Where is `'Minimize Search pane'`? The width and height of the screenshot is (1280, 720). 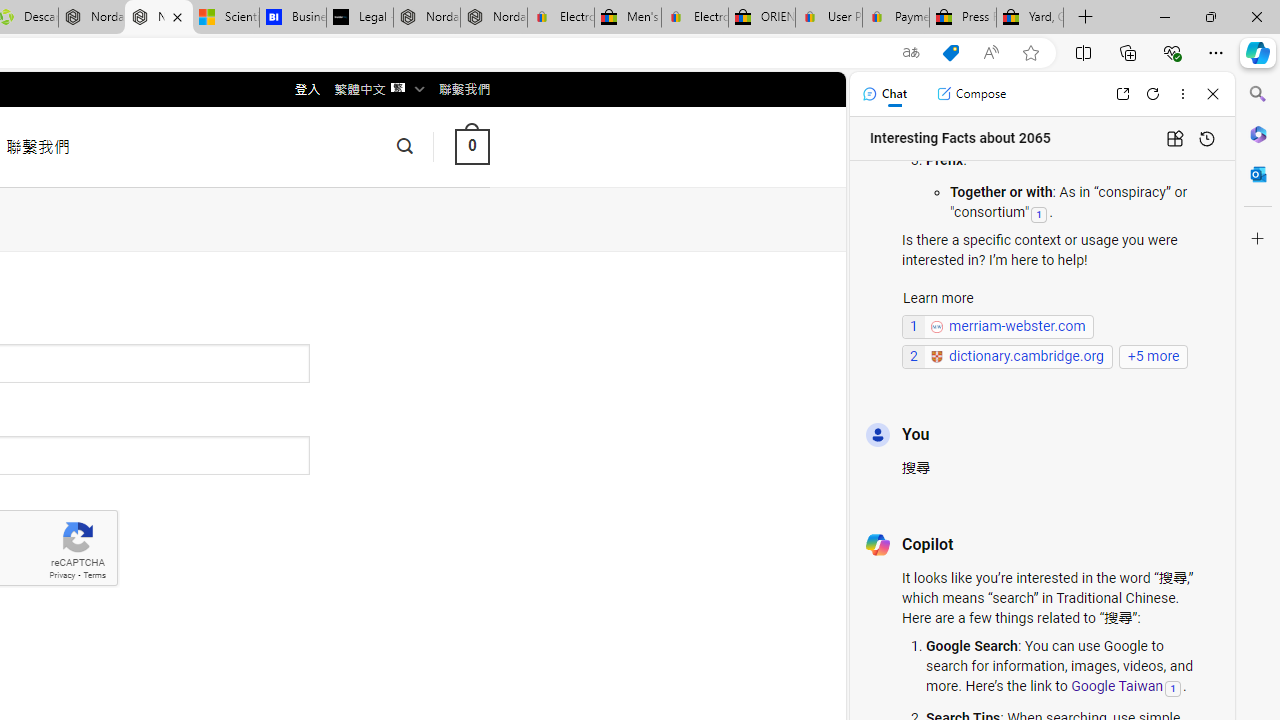
'Minimize Search pane' is located at coordinates (1257, 94).